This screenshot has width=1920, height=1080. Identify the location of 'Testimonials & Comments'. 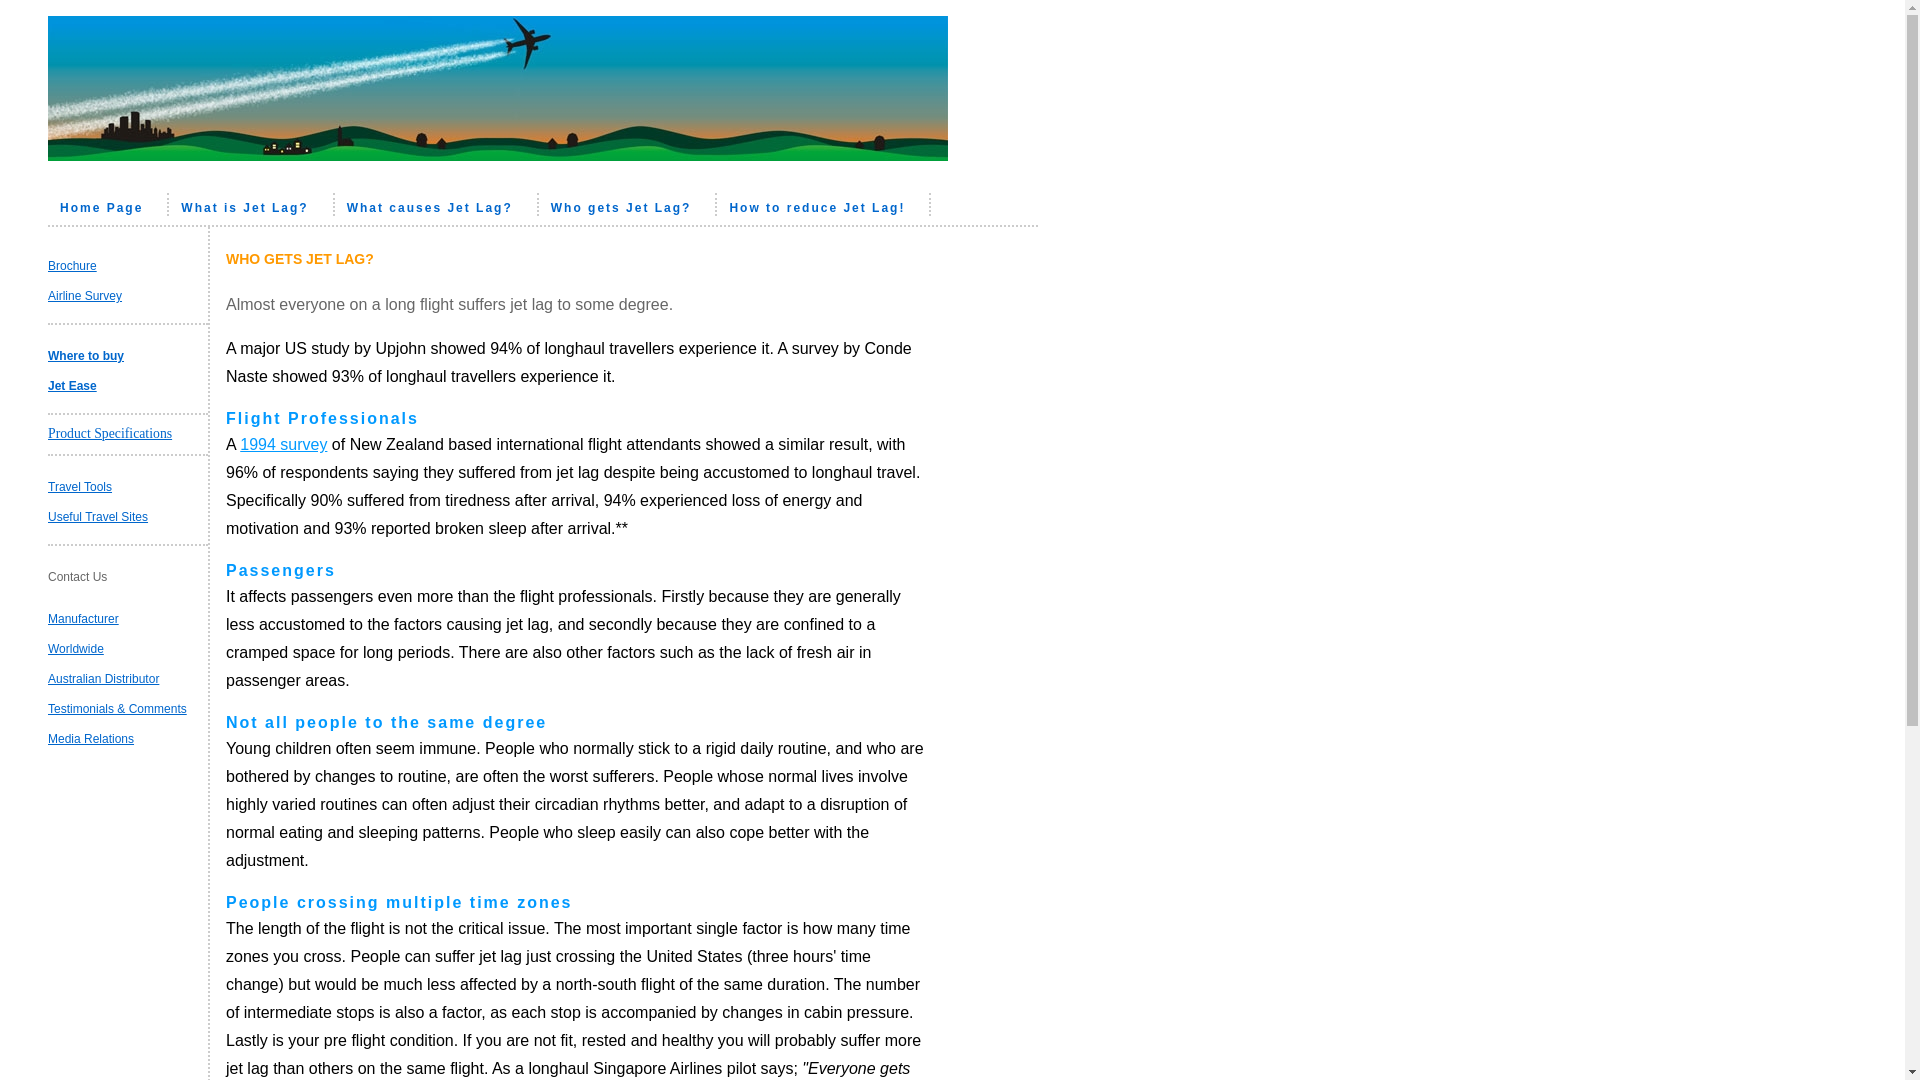
(116, 708).